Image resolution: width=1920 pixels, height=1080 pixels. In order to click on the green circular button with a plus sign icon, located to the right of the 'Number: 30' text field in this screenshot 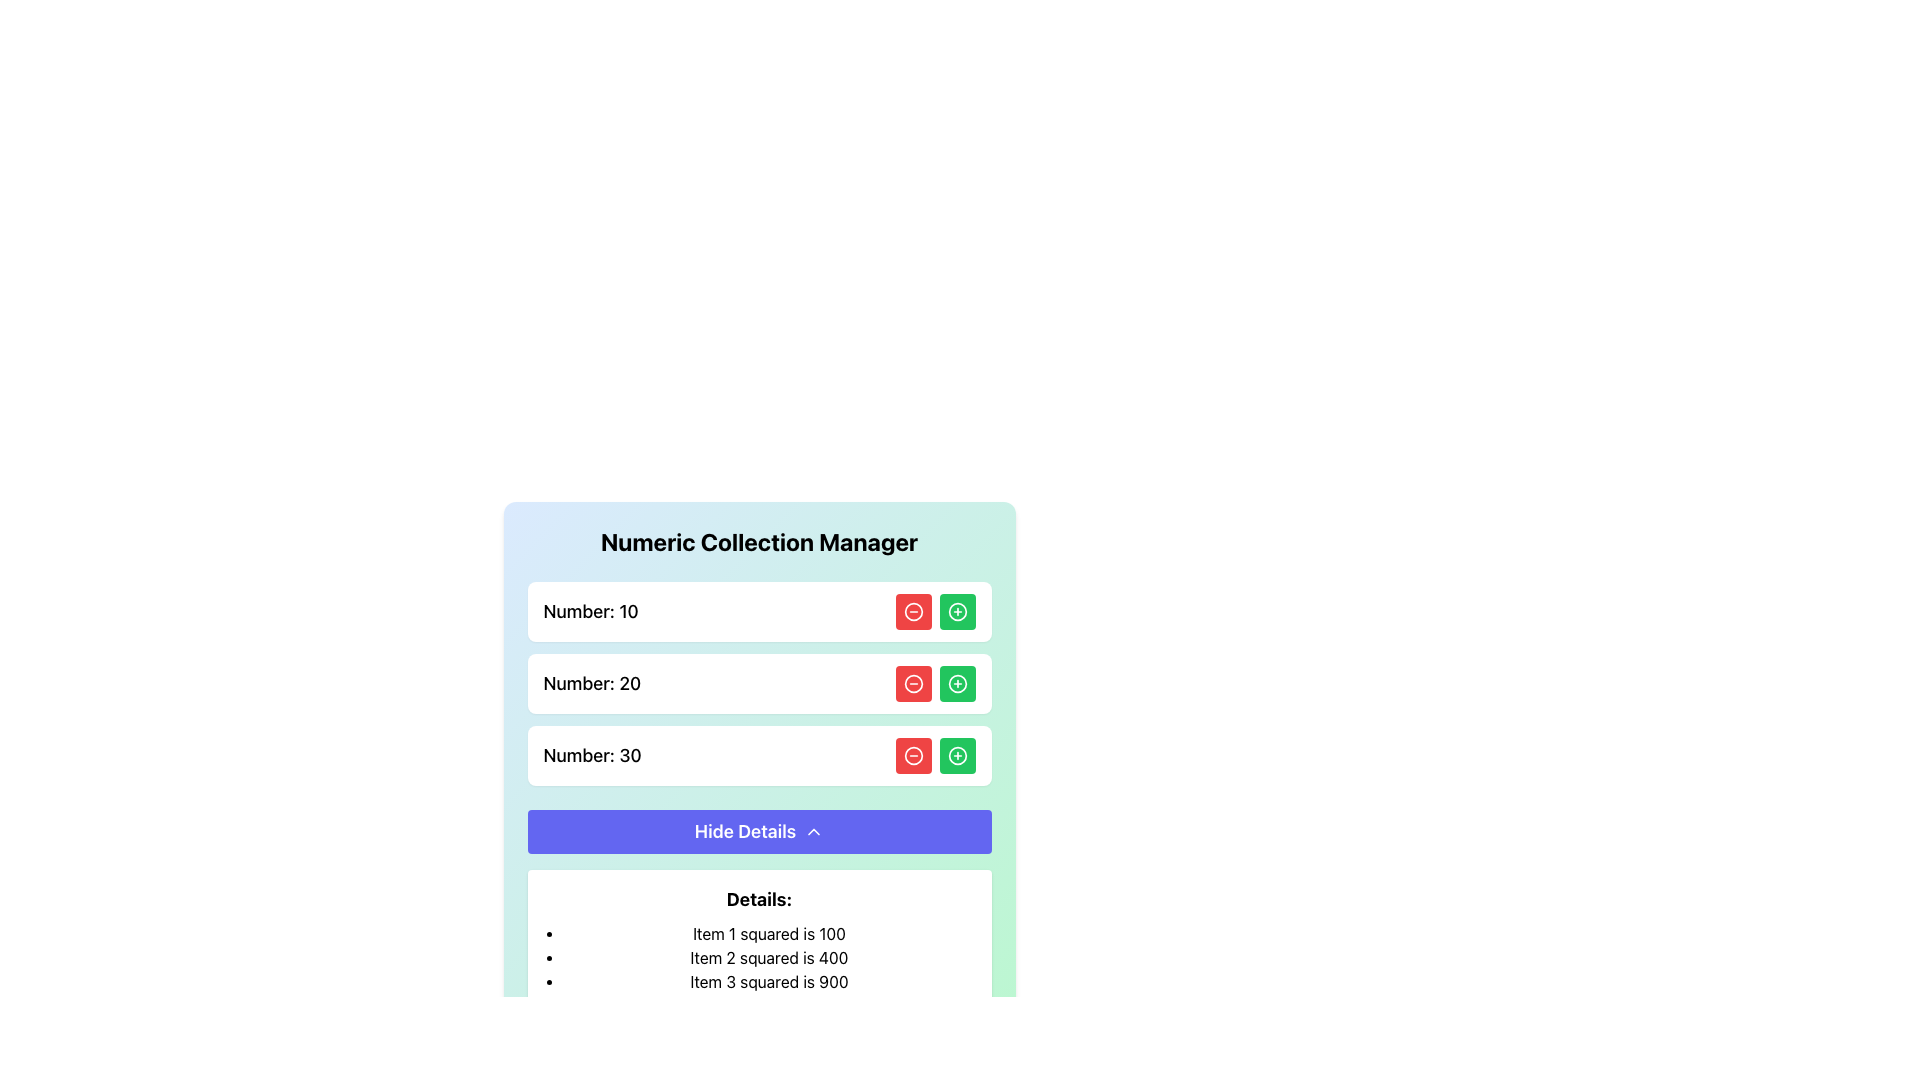, I will do `click(956, 756)`.